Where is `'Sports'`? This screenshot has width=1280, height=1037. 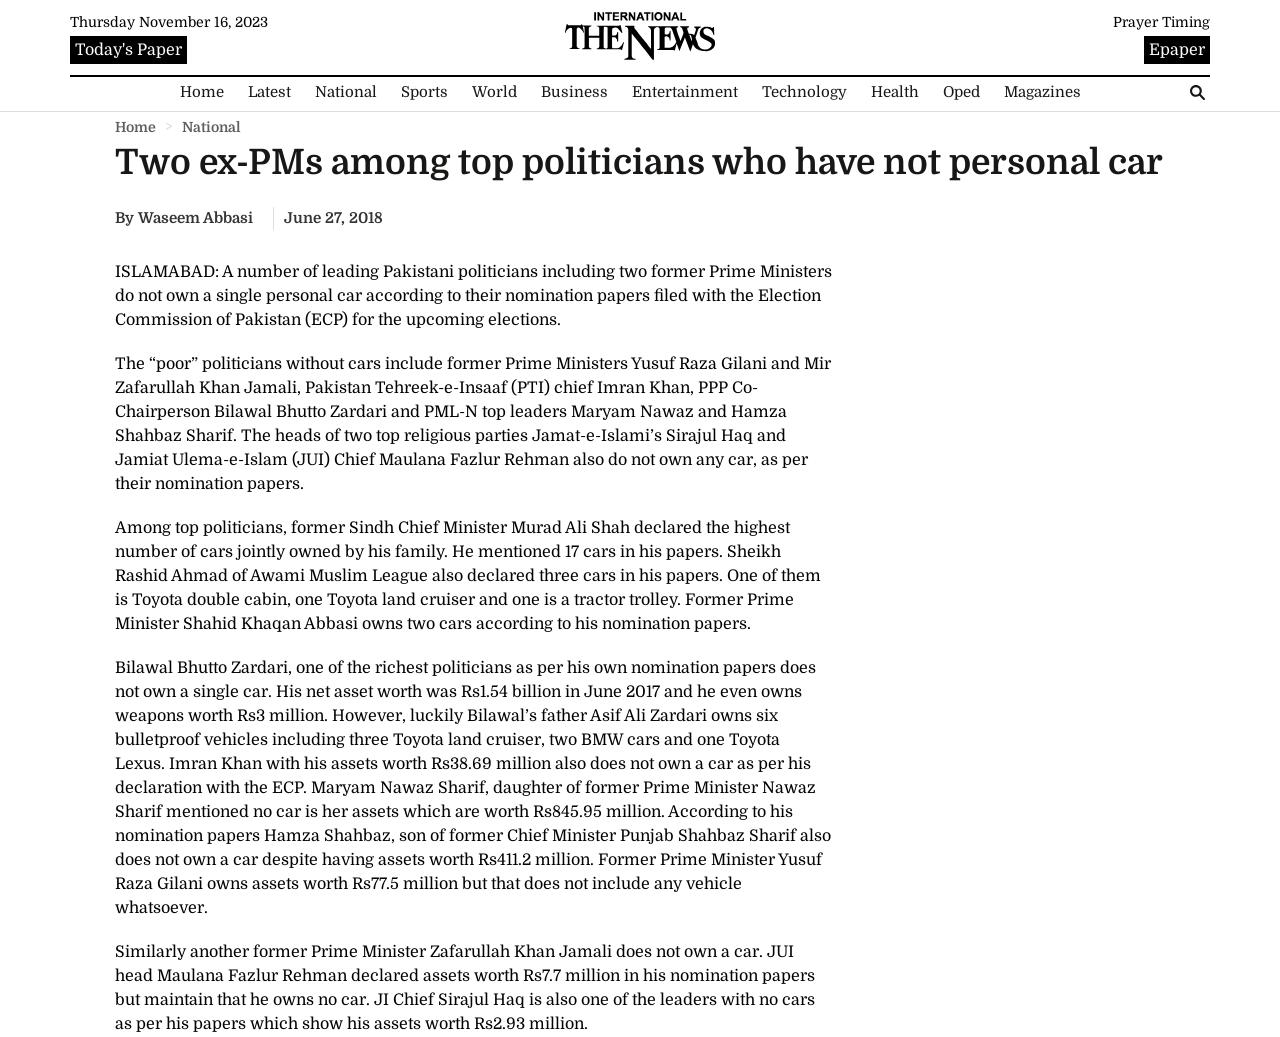 'Sports' is located at coordinates (422, 90).